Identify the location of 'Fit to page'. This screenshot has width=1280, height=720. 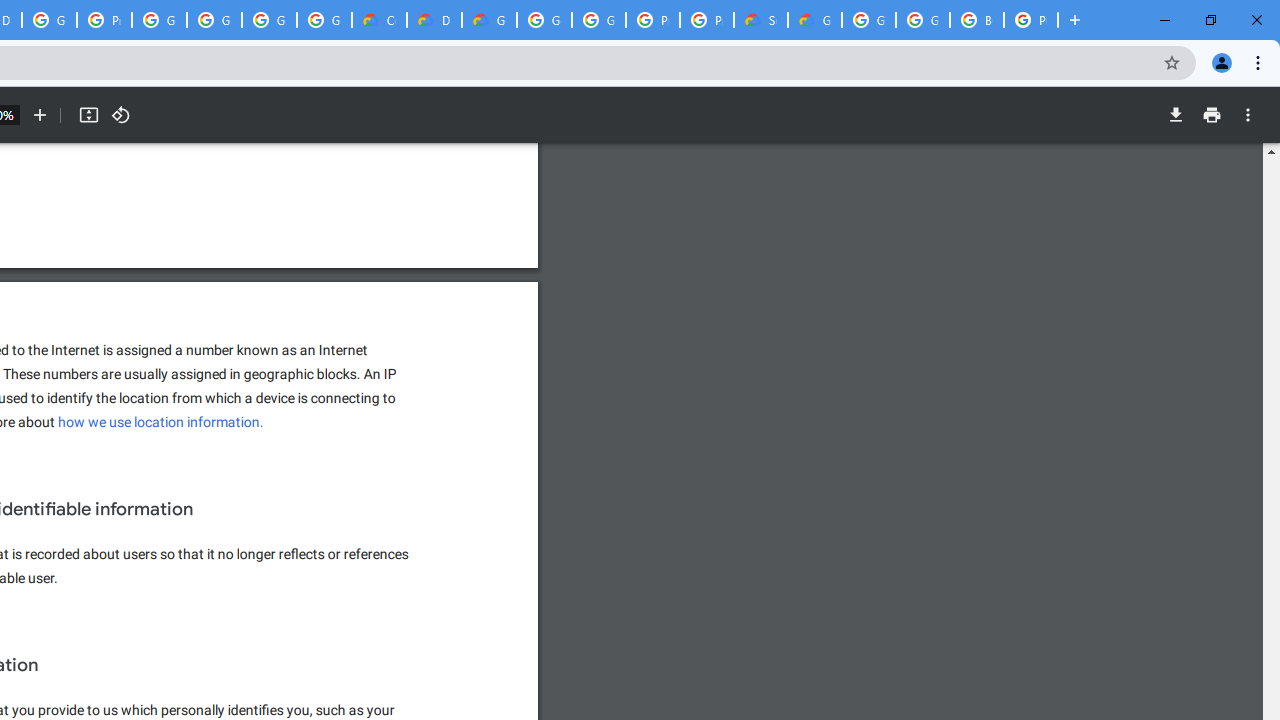
(87, 115).